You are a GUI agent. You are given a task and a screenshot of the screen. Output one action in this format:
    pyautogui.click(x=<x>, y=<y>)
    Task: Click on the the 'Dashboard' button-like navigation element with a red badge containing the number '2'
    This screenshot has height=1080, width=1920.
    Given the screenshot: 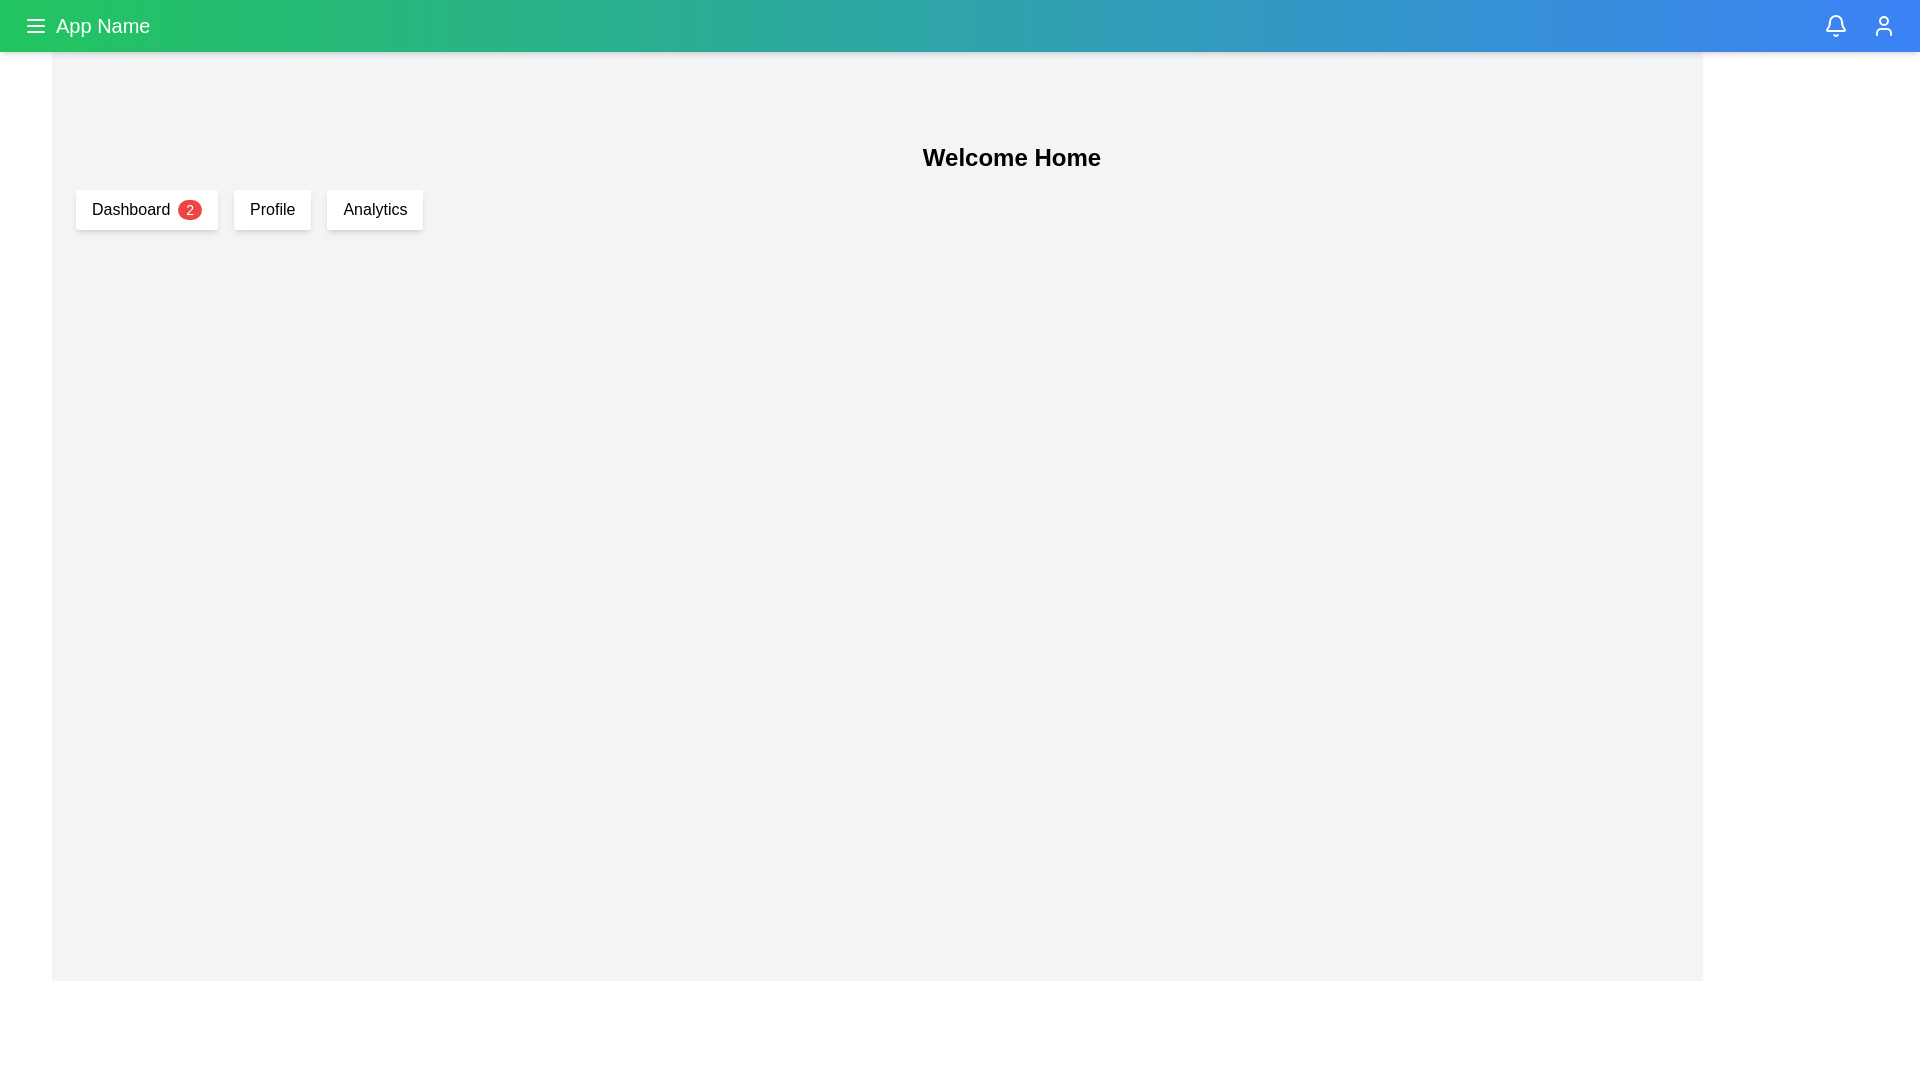 What is the action you would take?
    pyautogui.click(x=146, y=209)
    